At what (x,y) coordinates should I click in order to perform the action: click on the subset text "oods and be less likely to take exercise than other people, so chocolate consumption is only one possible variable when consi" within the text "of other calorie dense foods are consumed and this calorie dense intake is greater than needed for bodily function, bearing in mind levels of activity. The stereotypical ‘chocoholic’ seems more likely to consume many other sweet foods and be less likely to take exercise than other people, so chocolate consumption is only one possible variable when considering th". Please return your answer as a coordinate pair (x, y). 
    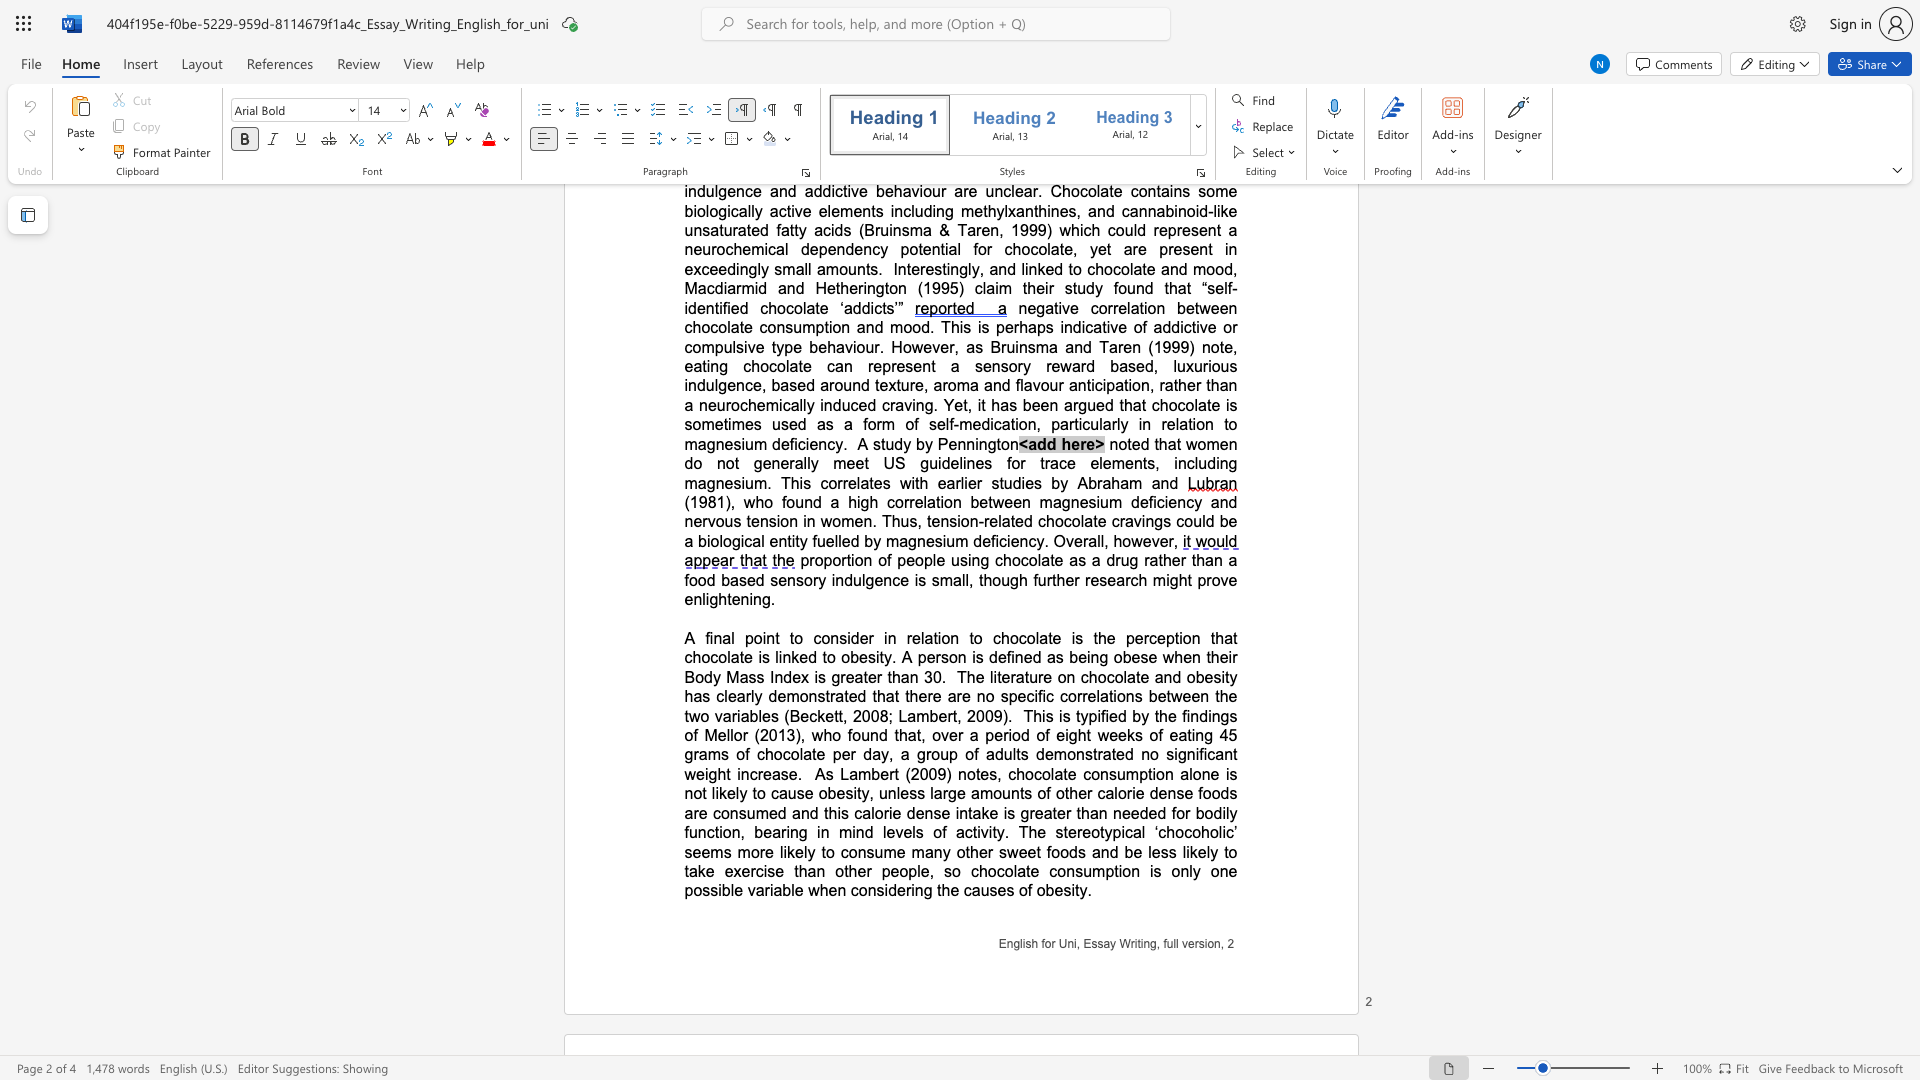
    Looking at the image, I should click on (1050, 852).